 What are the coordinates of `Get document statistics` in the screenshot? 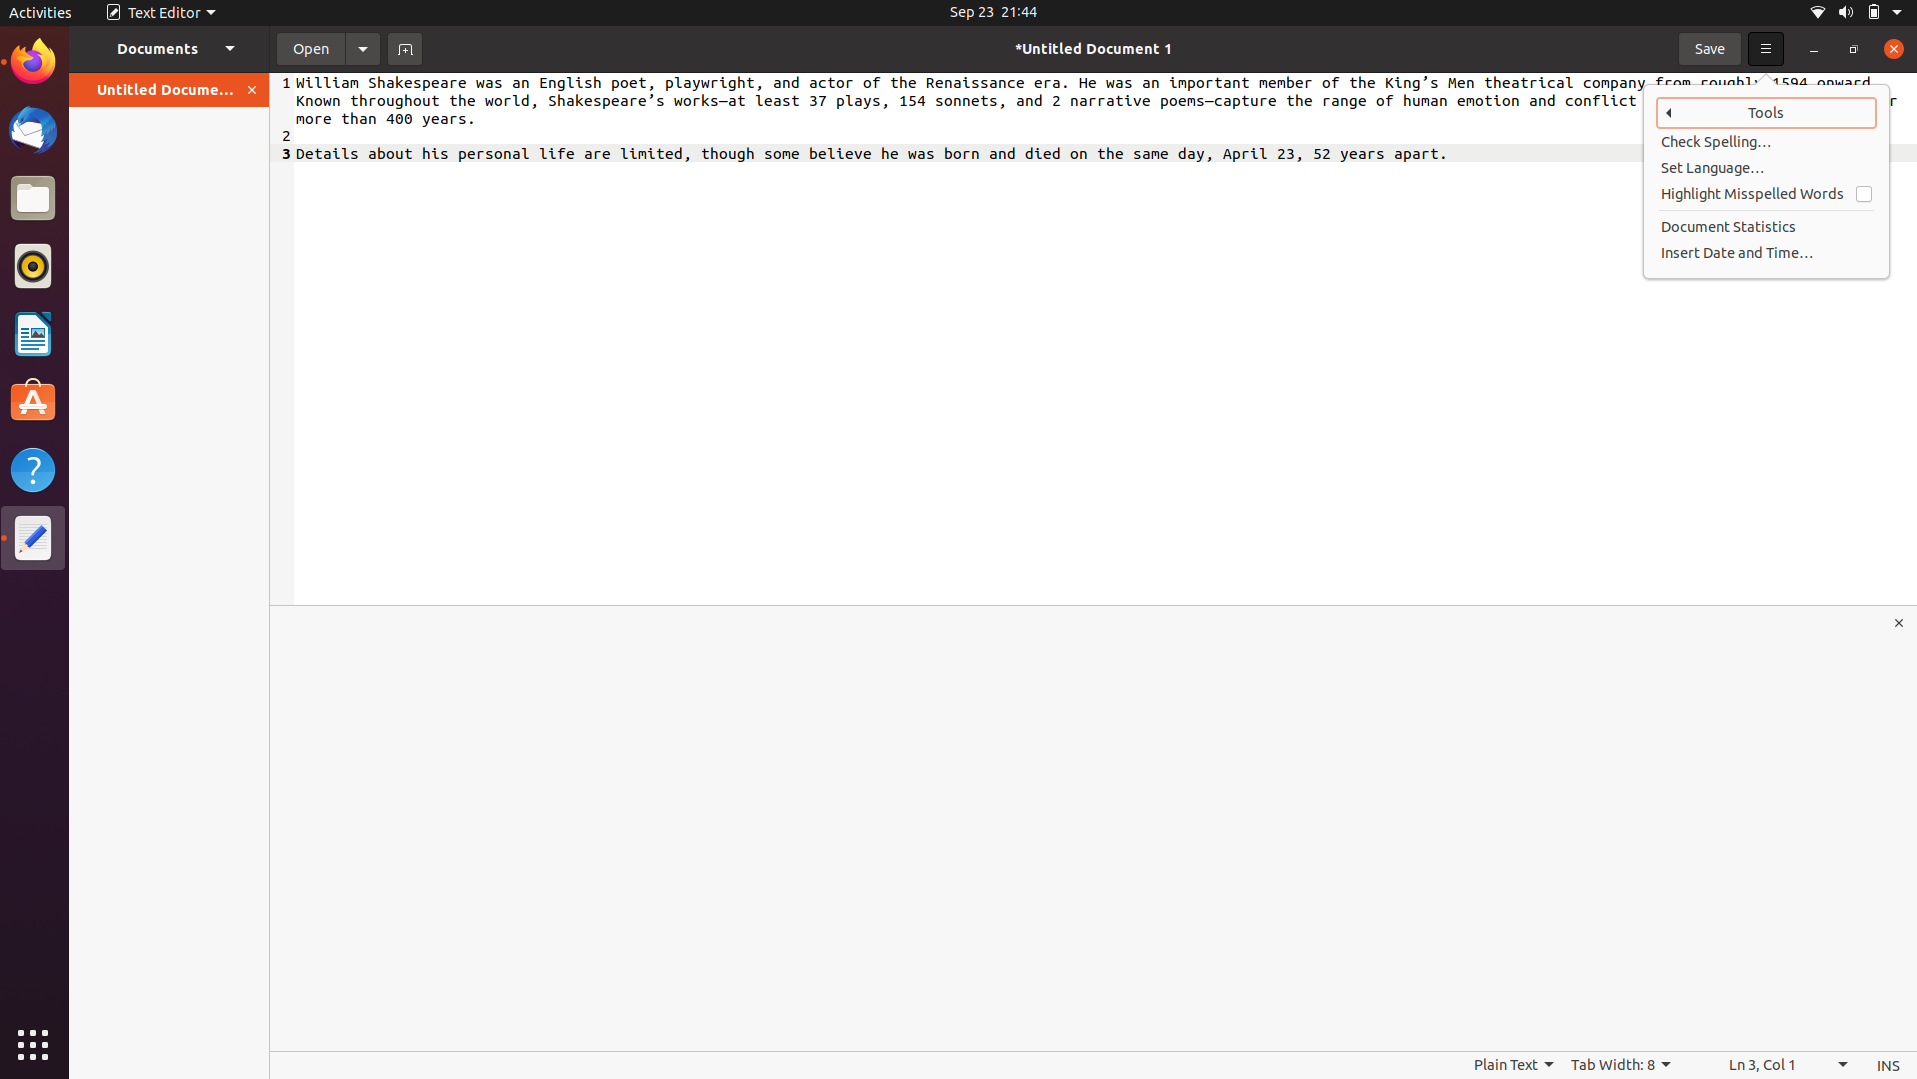 It's located at (1765, 224).